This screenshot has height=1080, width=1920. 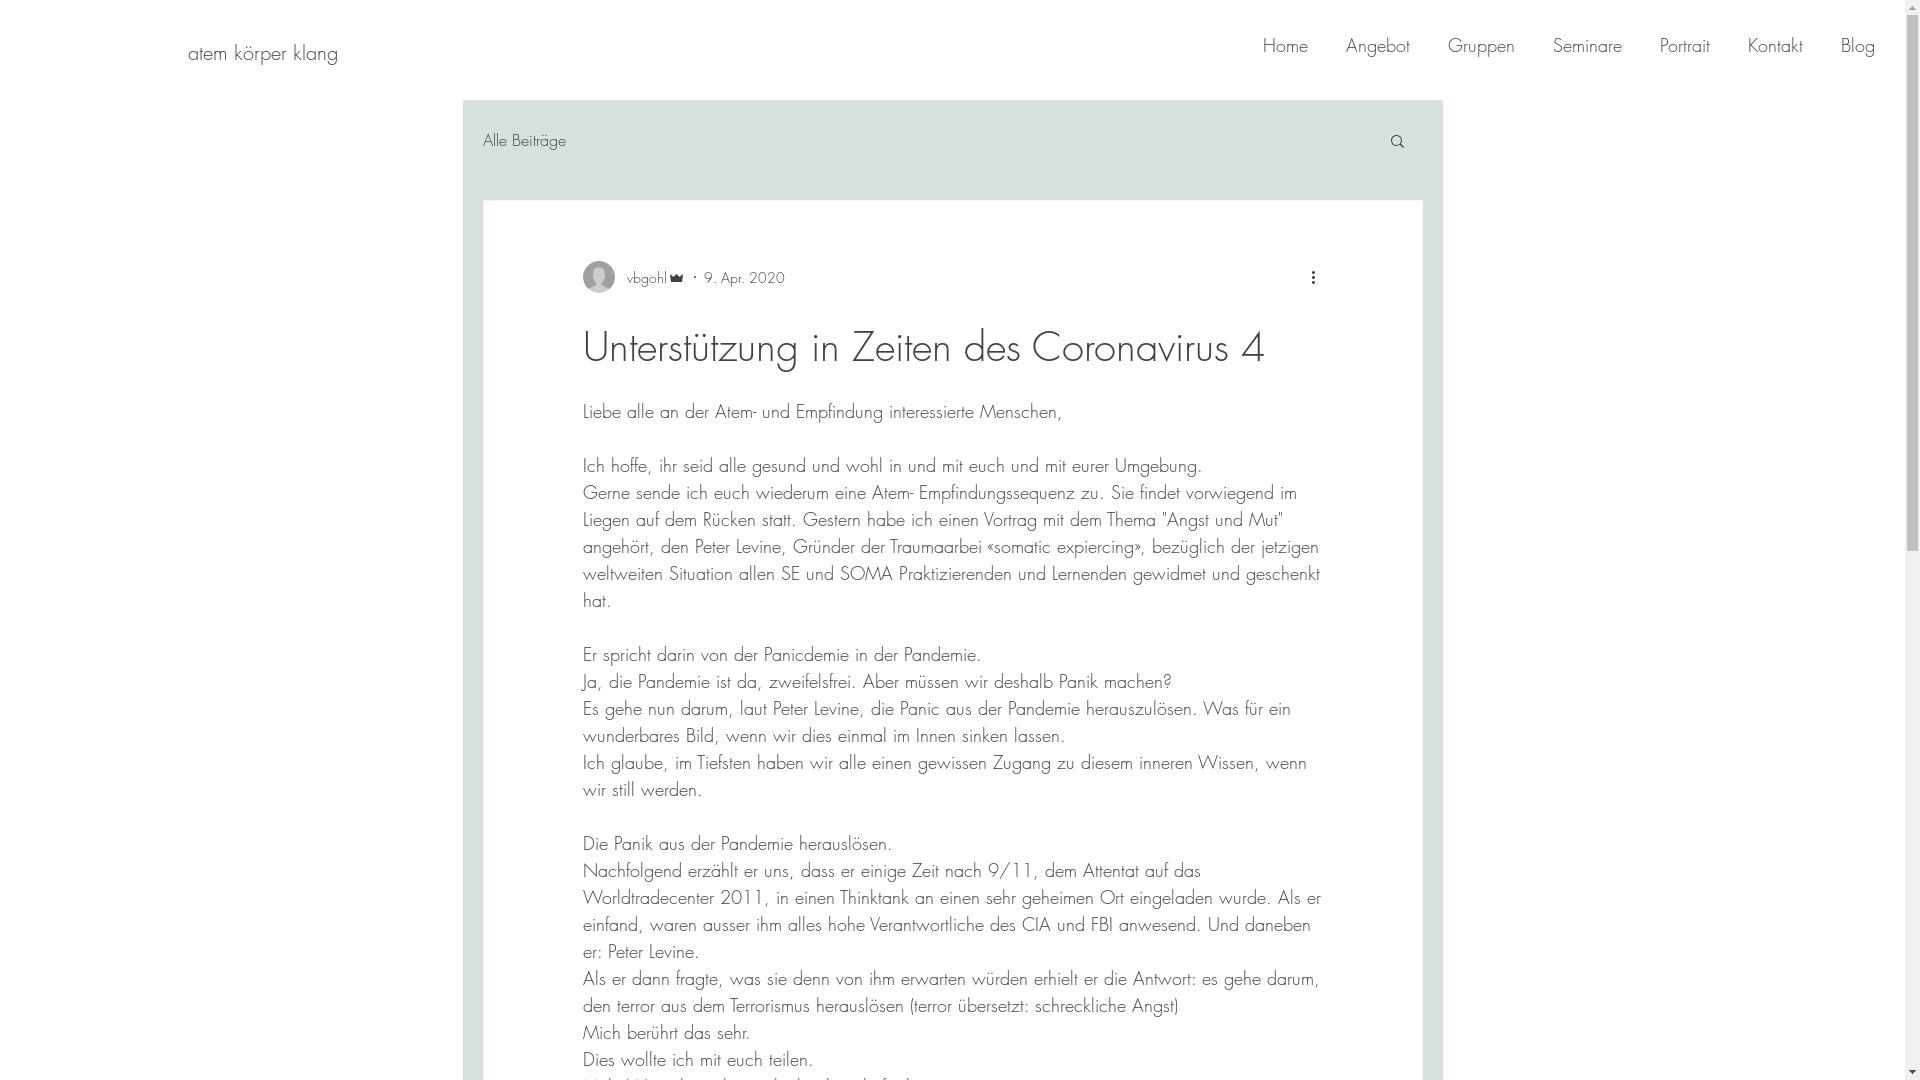 I want to click on 'Home', so click(x=1275, y=45).